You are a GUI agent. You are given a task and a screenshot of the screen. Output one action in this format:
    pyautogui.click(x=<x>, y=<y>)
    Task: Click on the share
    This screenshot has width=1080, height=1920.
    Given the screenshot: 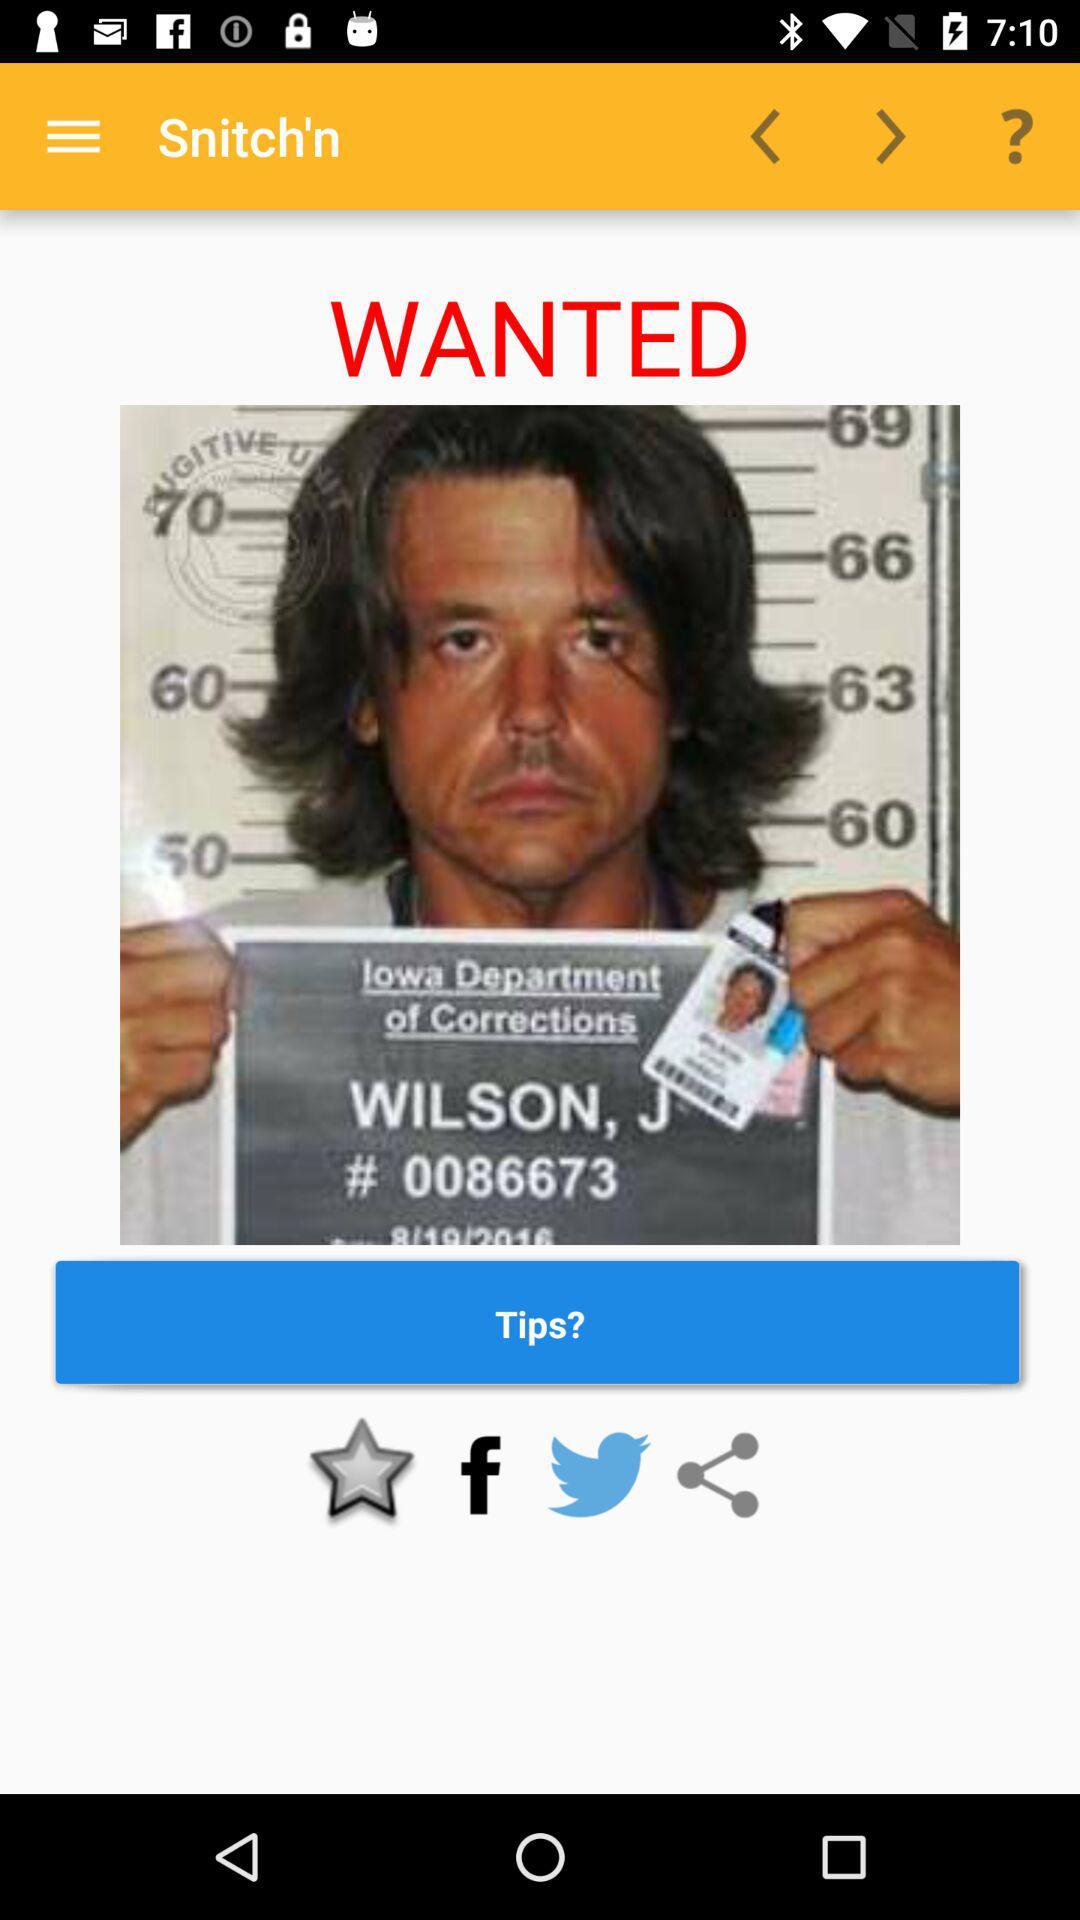 What is the action you would take?
    pyautogui.click(x=716, y=1475)
    